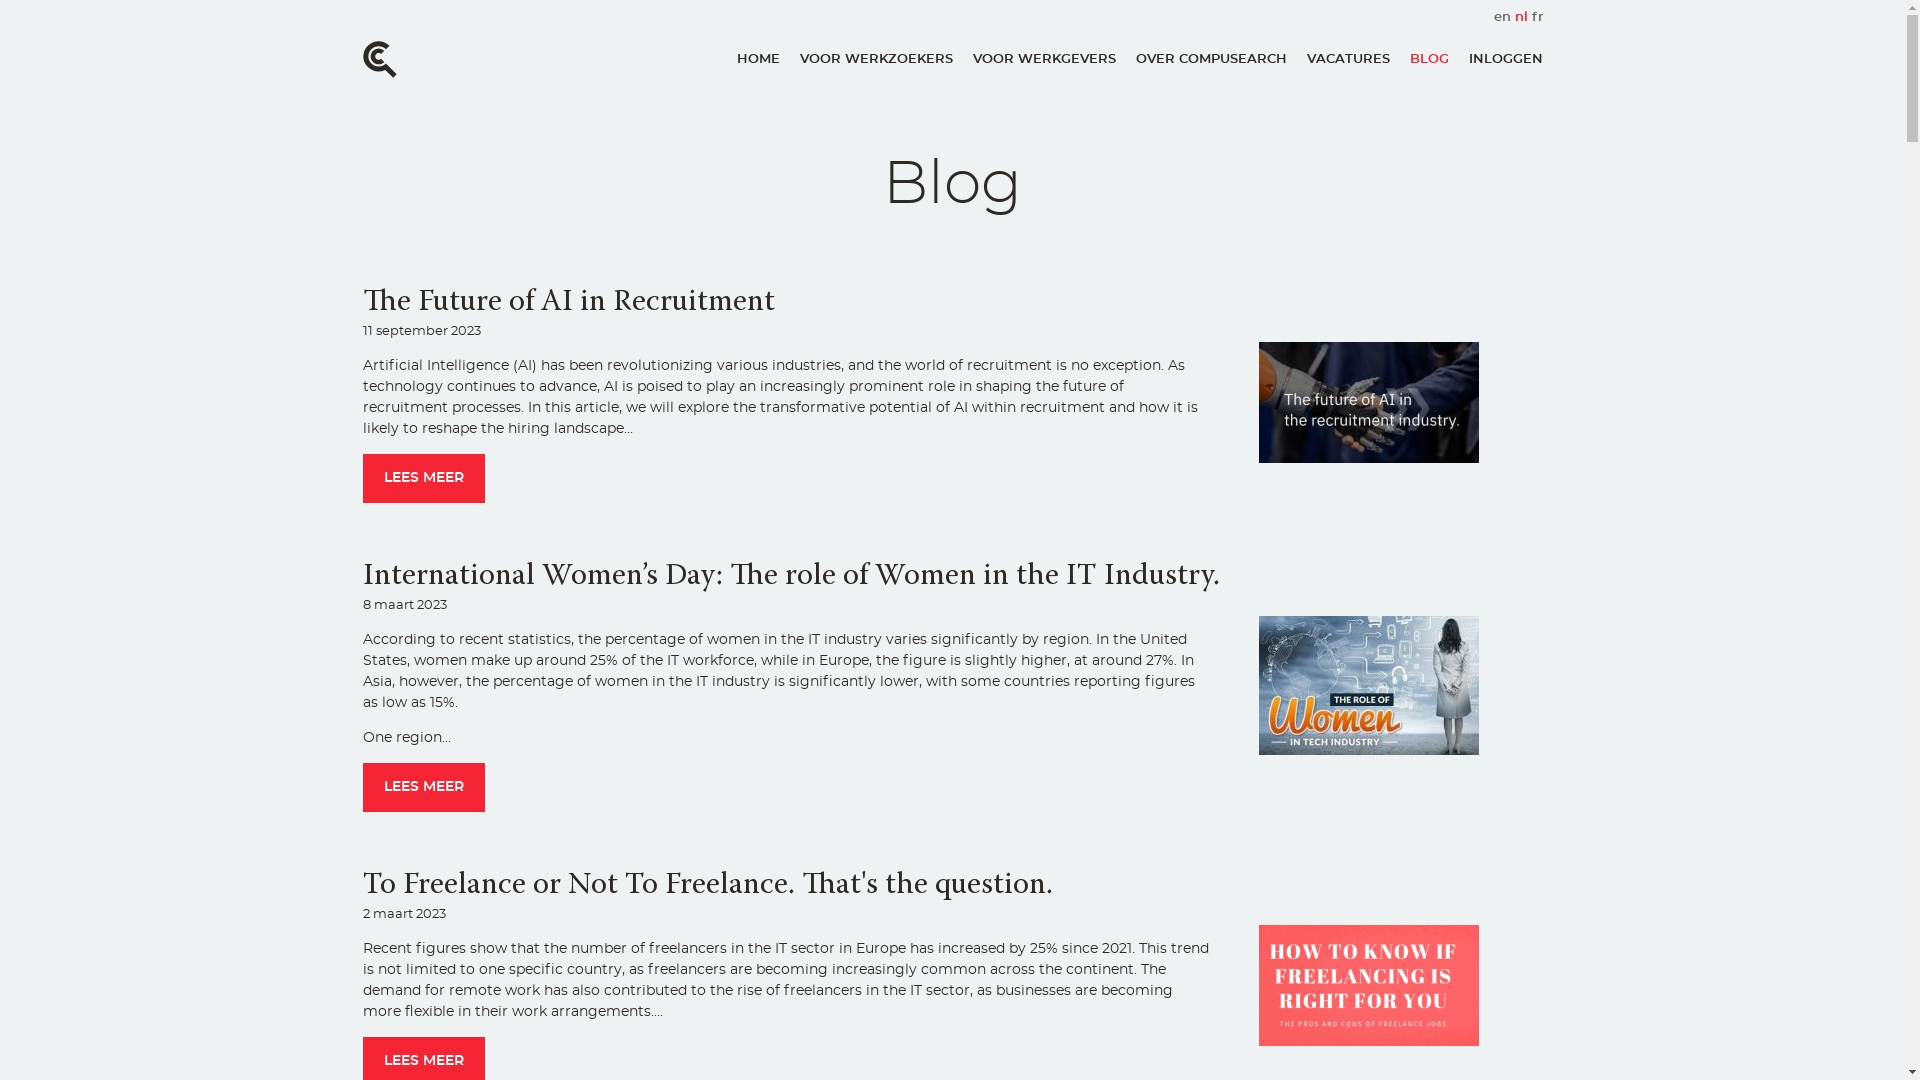 The image size is (1920, 1080). What do you see at coordinates (1536, 16) in the screenshot?
I see `'fr'` at bounding box center [1536, 16].